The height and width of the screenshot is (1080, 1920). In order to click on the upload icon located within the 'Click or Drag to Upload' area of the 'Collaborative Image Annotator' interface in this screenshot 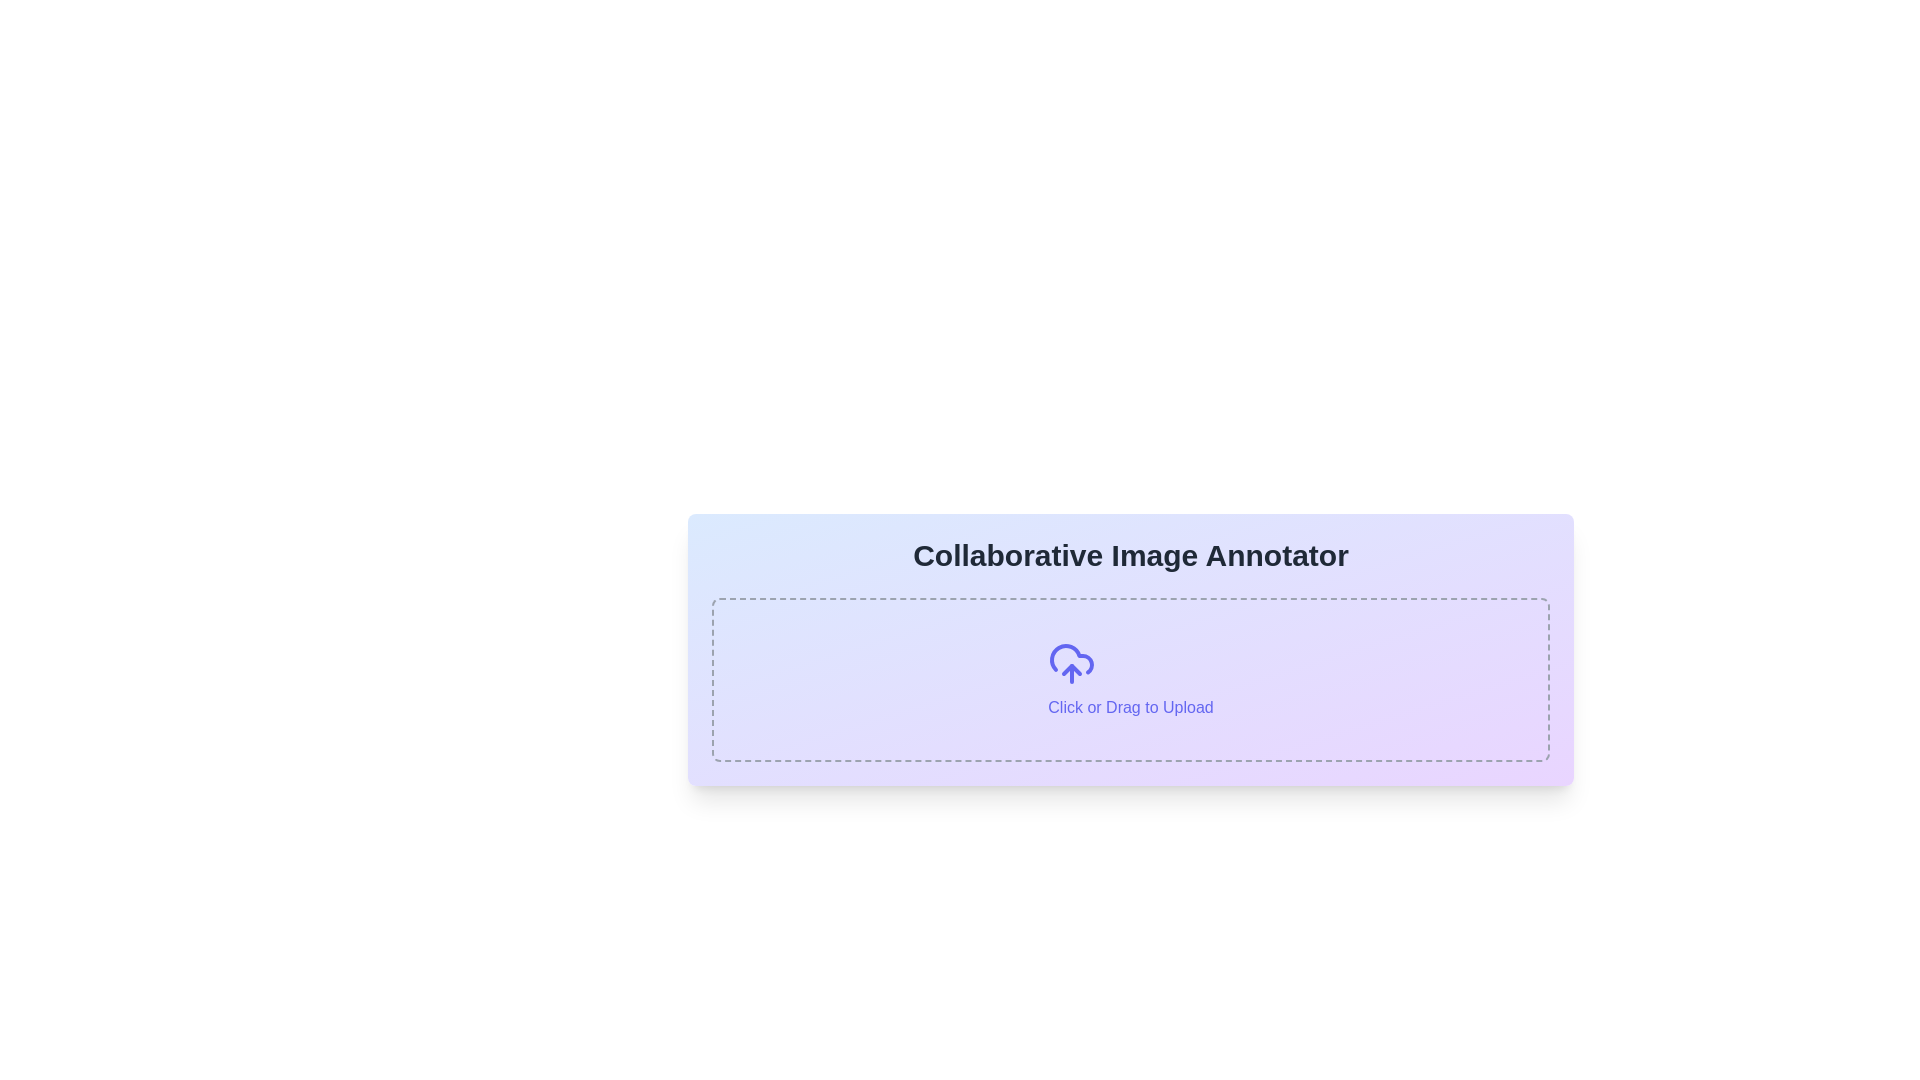, I will do `click(1071, 663)`.